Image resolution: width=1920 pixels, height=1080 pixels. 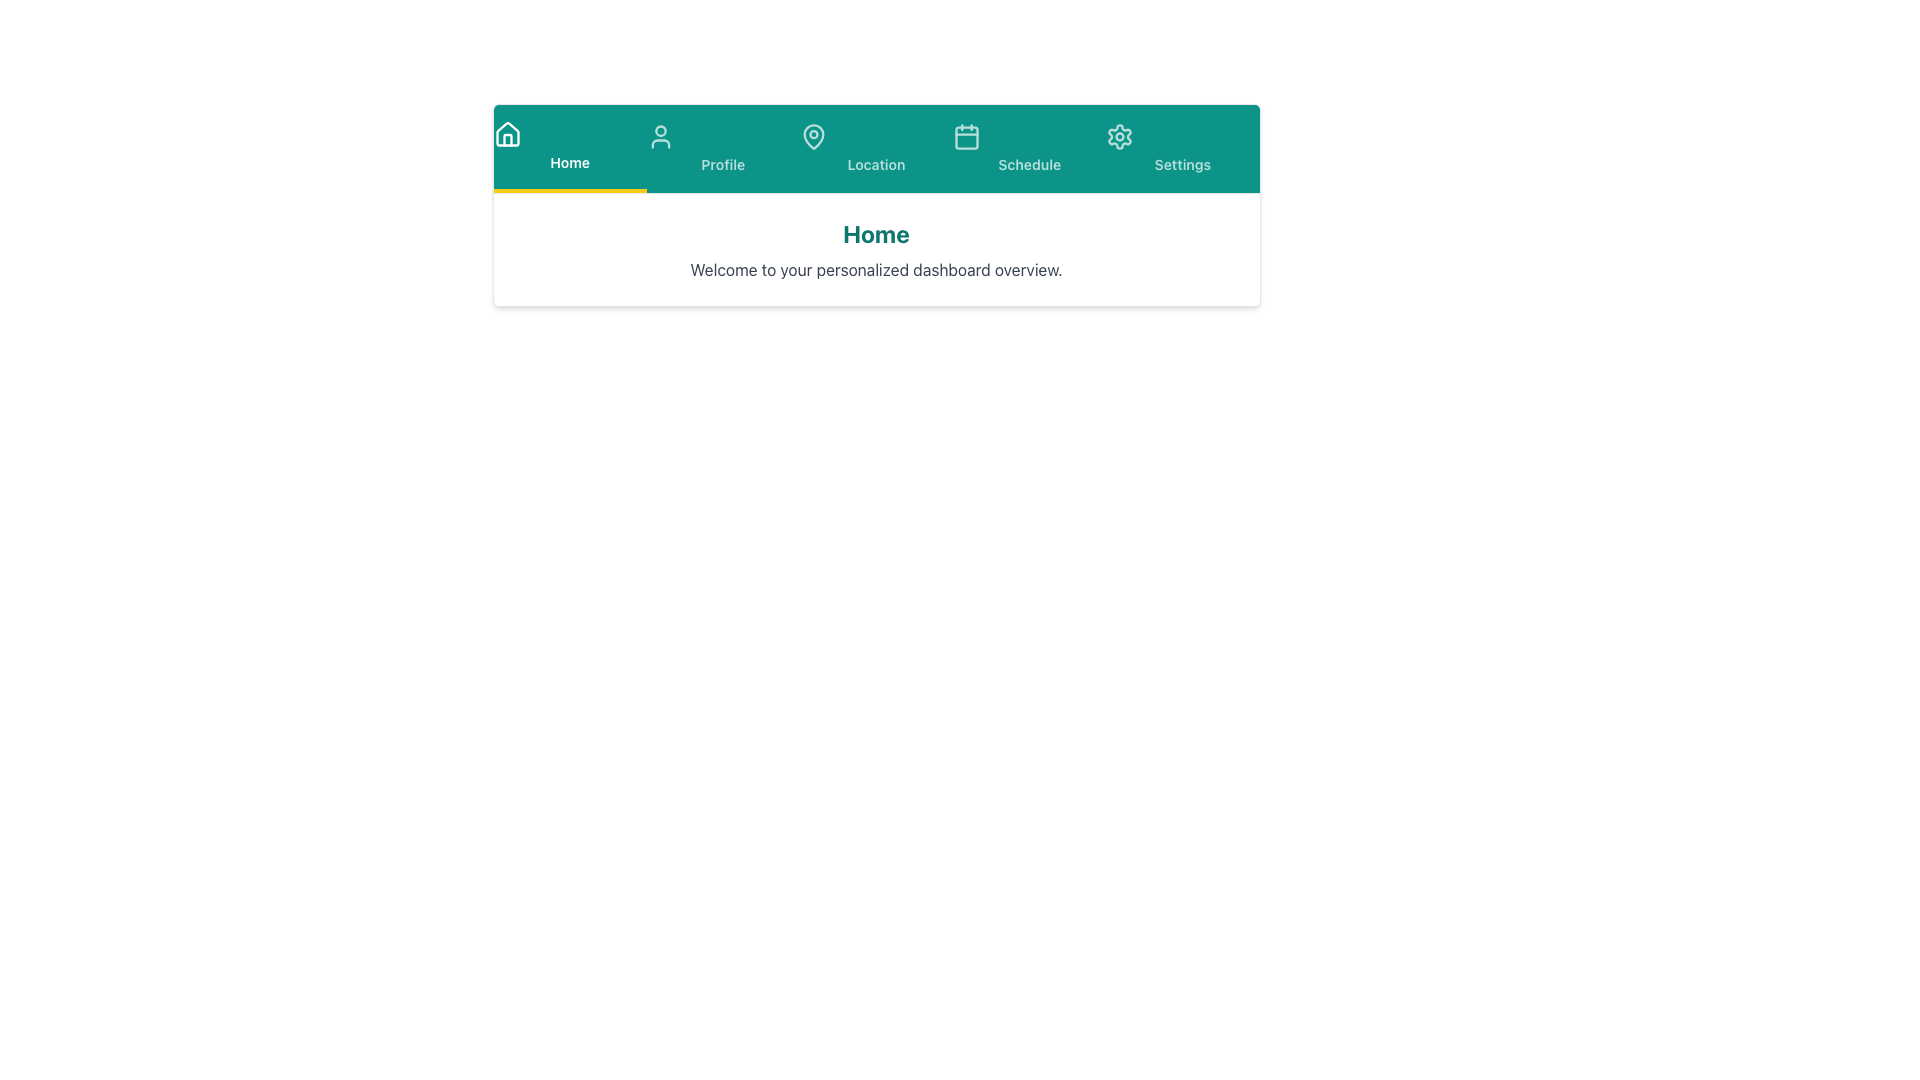 I want to click on the Text block that contains the bold, teal-colored title 'Home' and the gray-colored description 'Welcome to your personalized dashboard overview.', so click(x=876, y=249).